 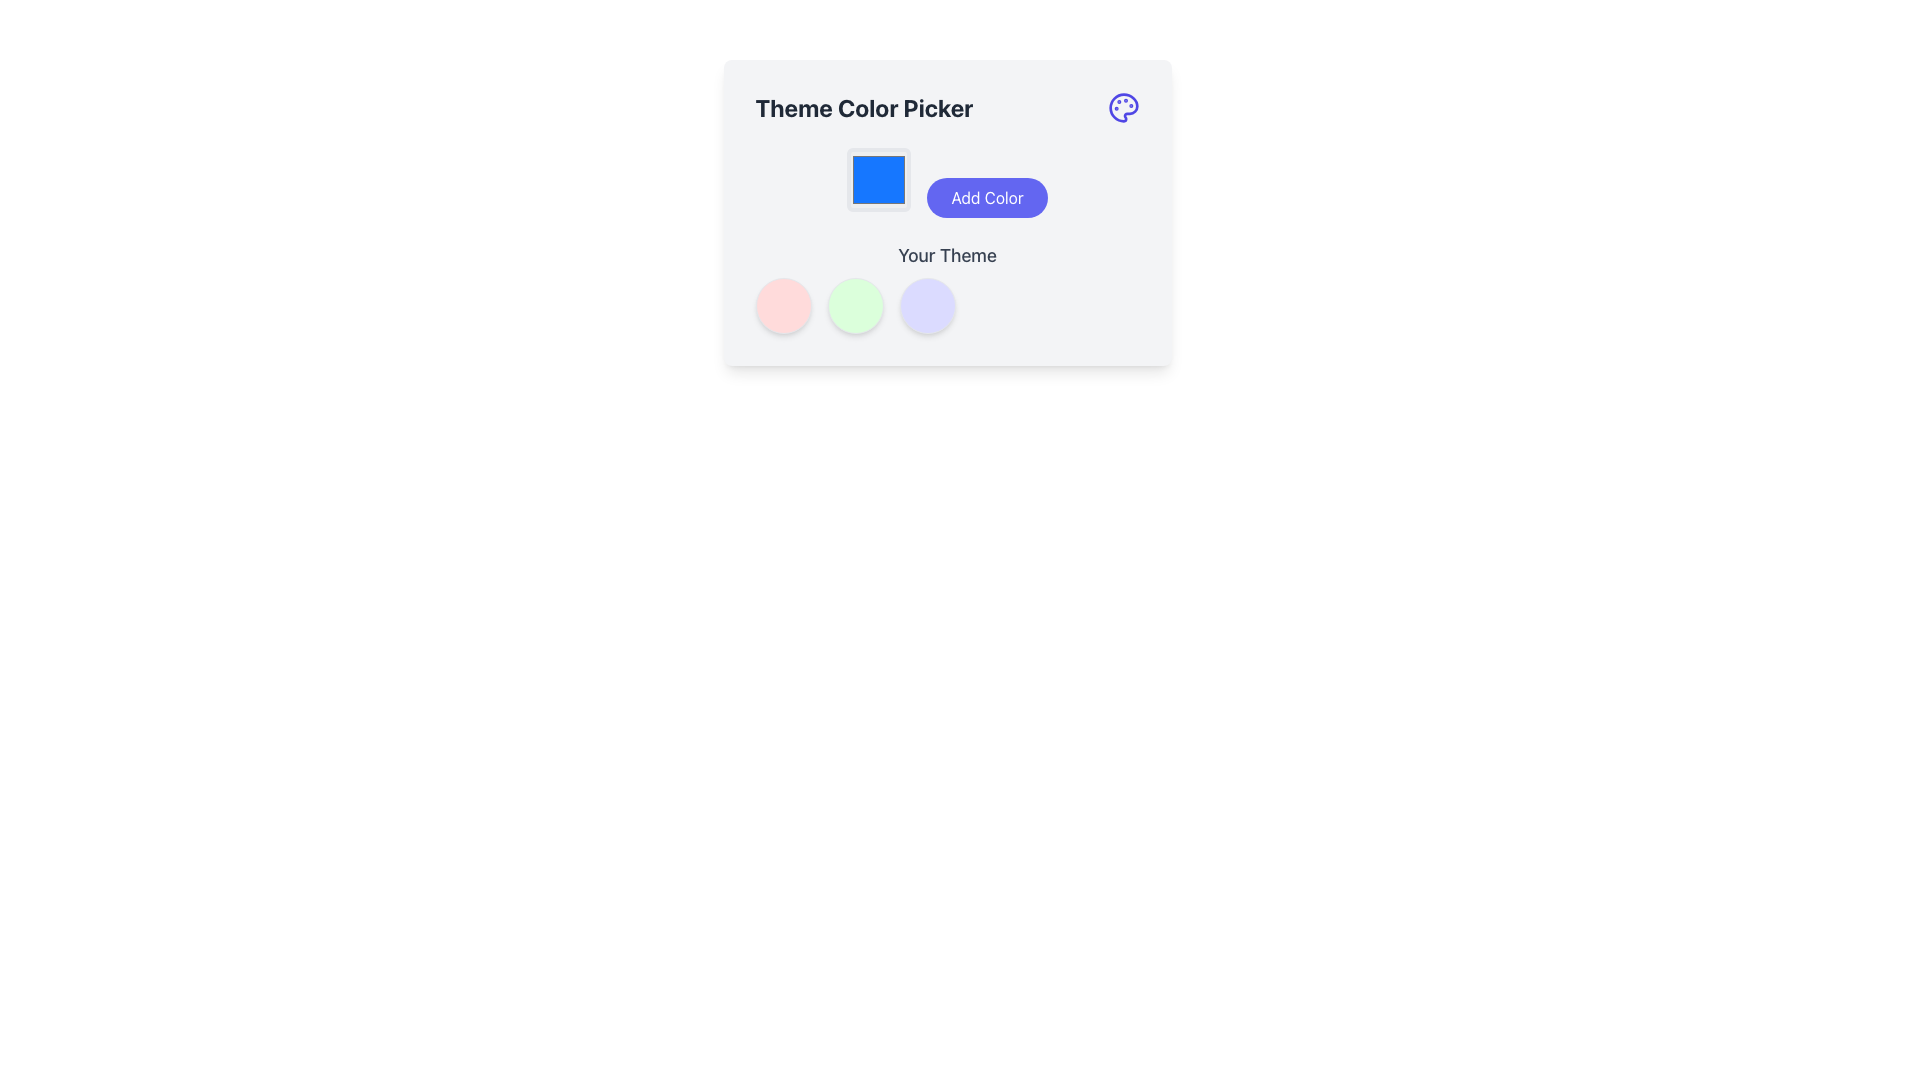 What do you see at coordinates (1123, 108) in the screenshot?
I see `the colorful palette icon in the top-right corner of the 'Theme Color Picker' section` at bounding box center [1123, 108].